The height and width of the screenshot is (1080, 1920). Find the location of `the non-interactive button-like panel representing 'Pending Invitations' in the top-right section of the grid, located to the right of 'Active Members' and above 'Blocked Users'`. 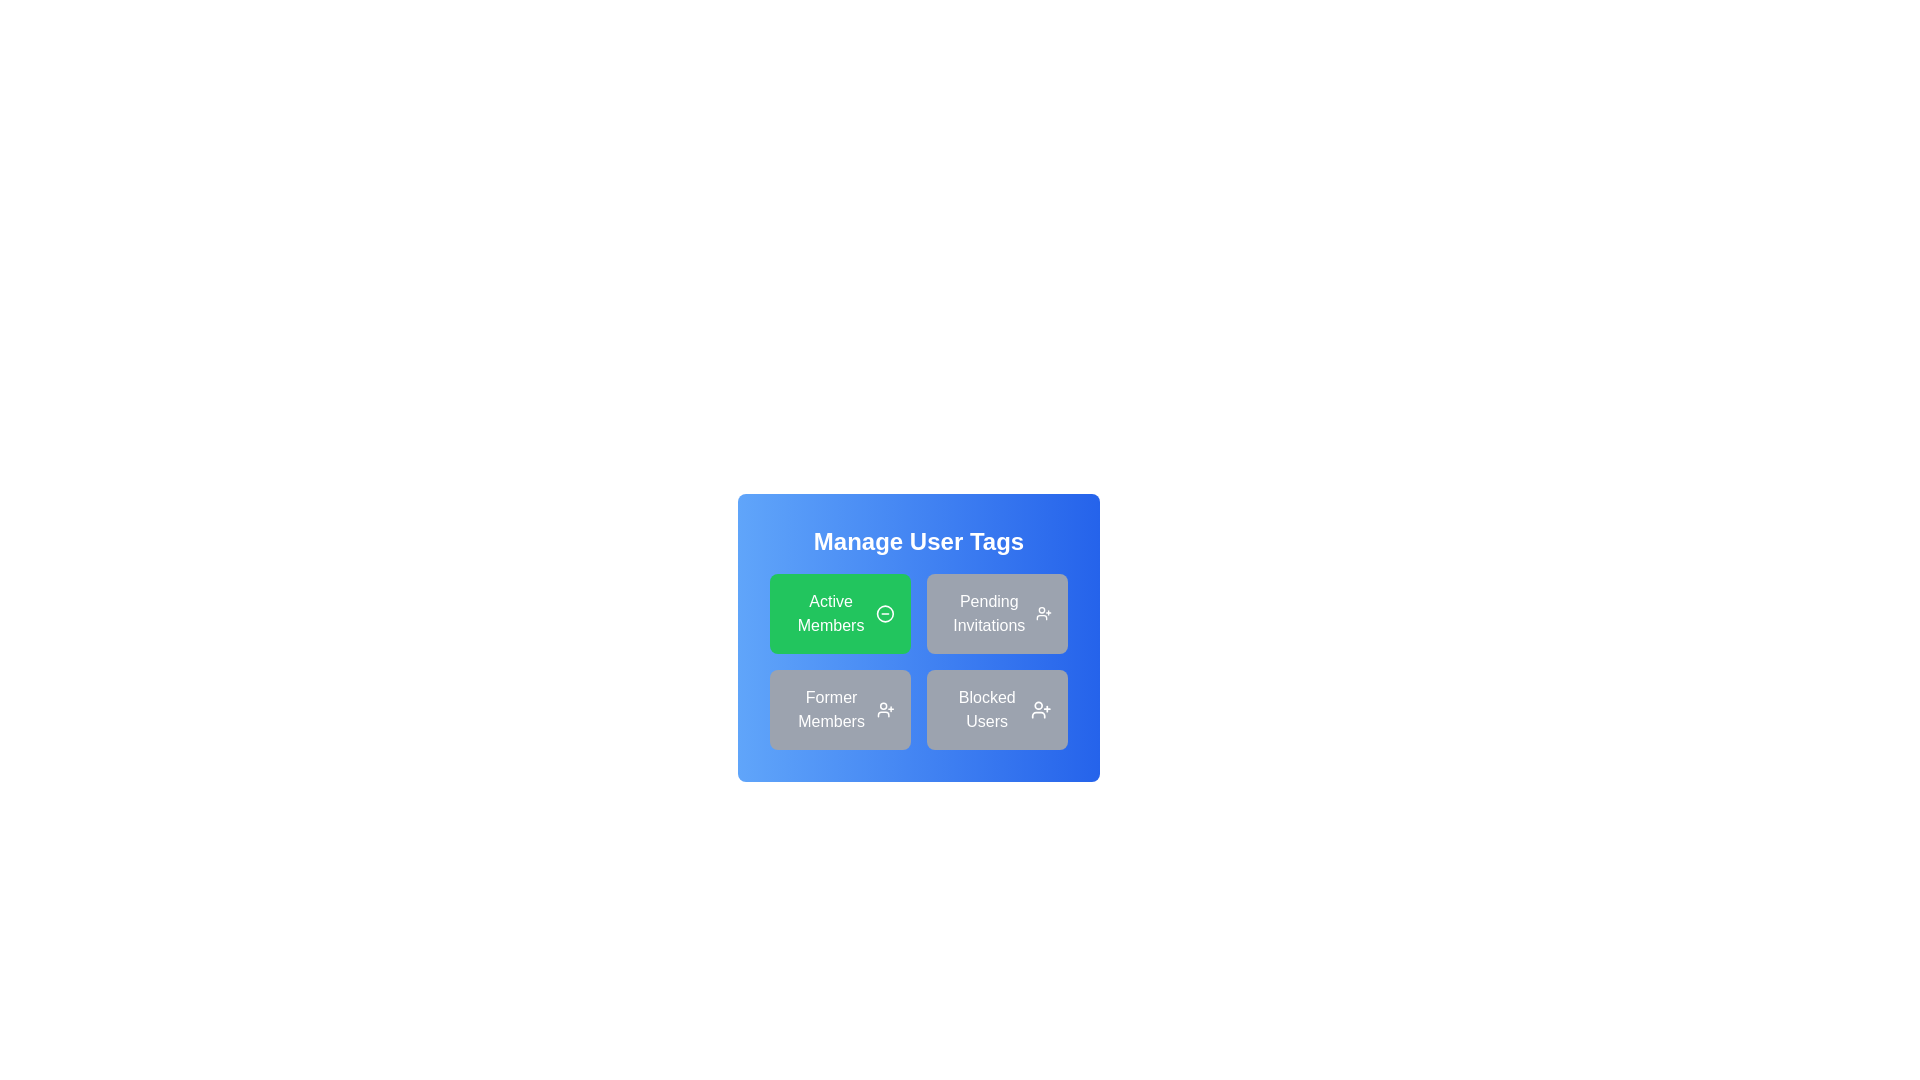

the non-interactive button-like panel representing 'Pending Invitations' in the top-right section of the grid, located to the right of 'Active Members' and above 'Blocked Users' is located at coordinates (997, 612).